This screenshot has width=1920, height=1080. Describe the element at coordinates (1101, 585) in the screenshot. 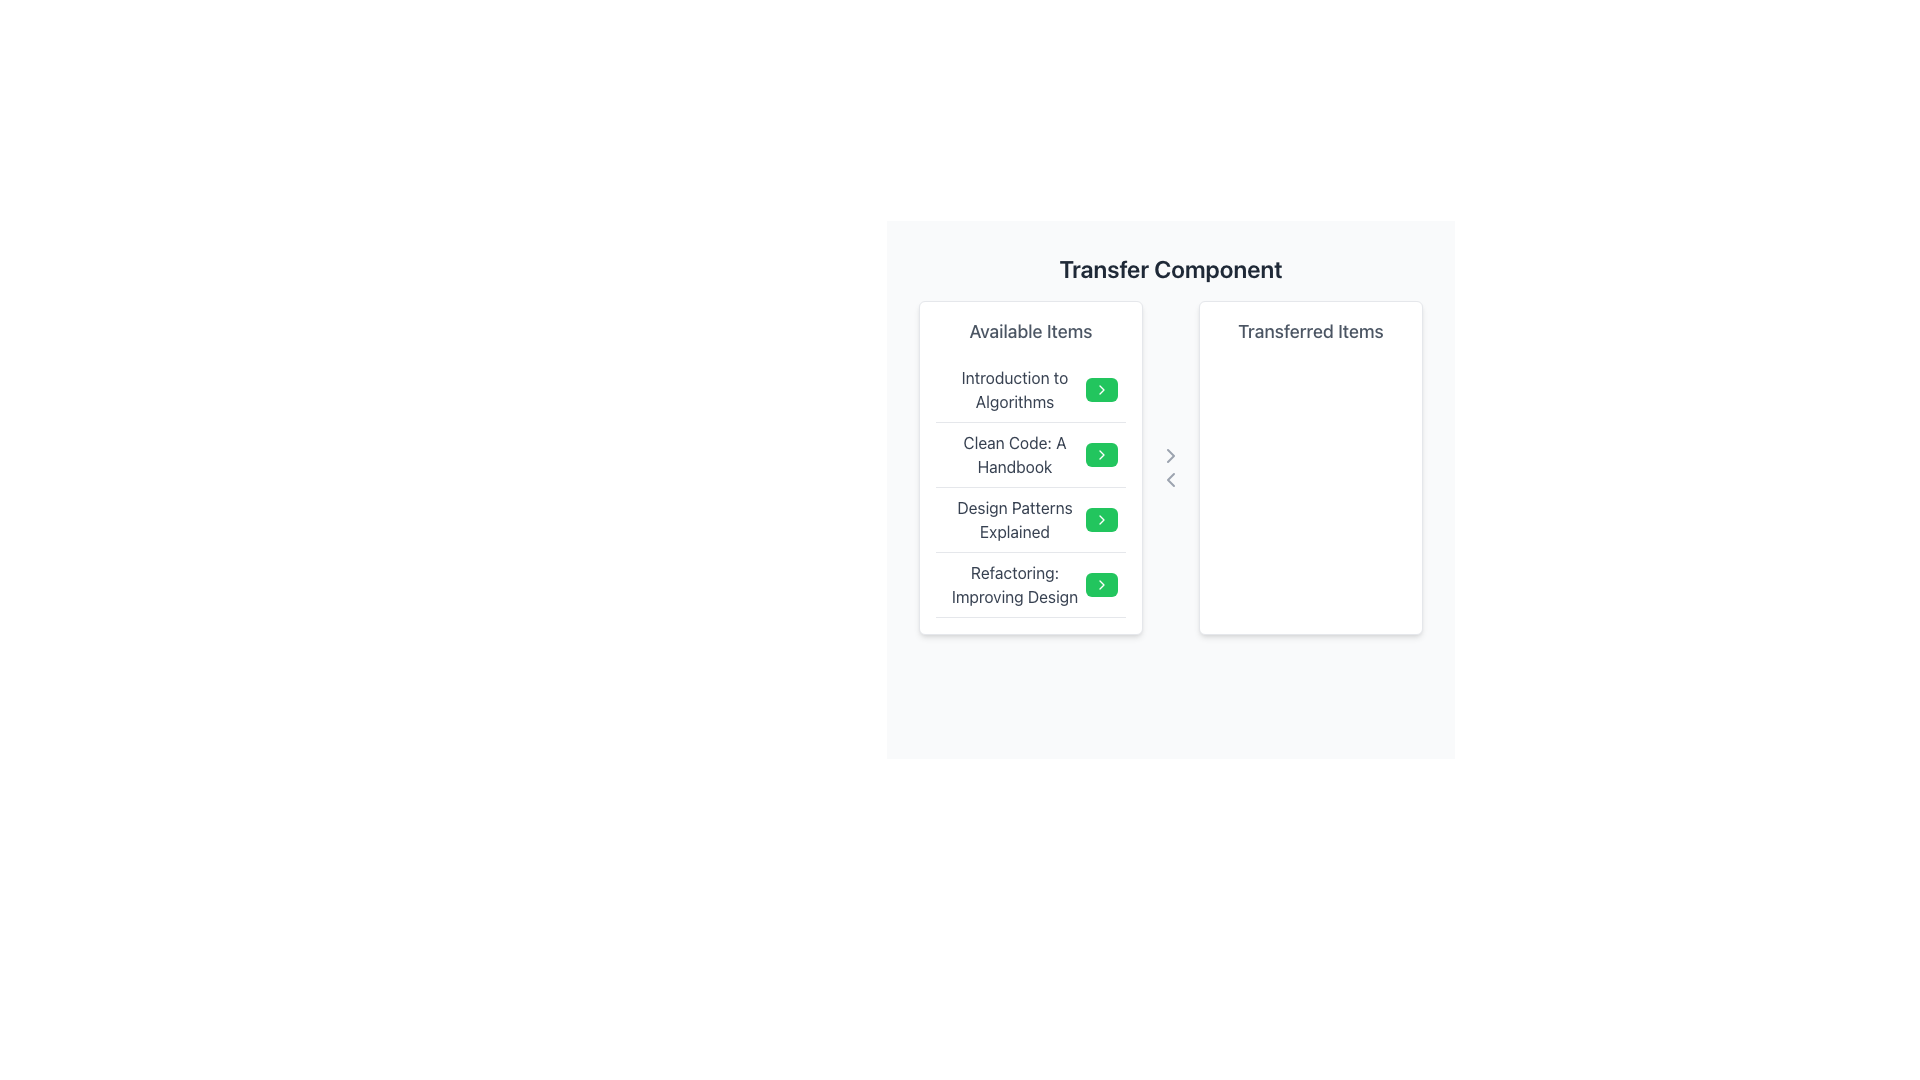

I see `the Chevron-shaped icon within the green button of the fourth item titled 'Refactoring: Improving Design'` at that location.